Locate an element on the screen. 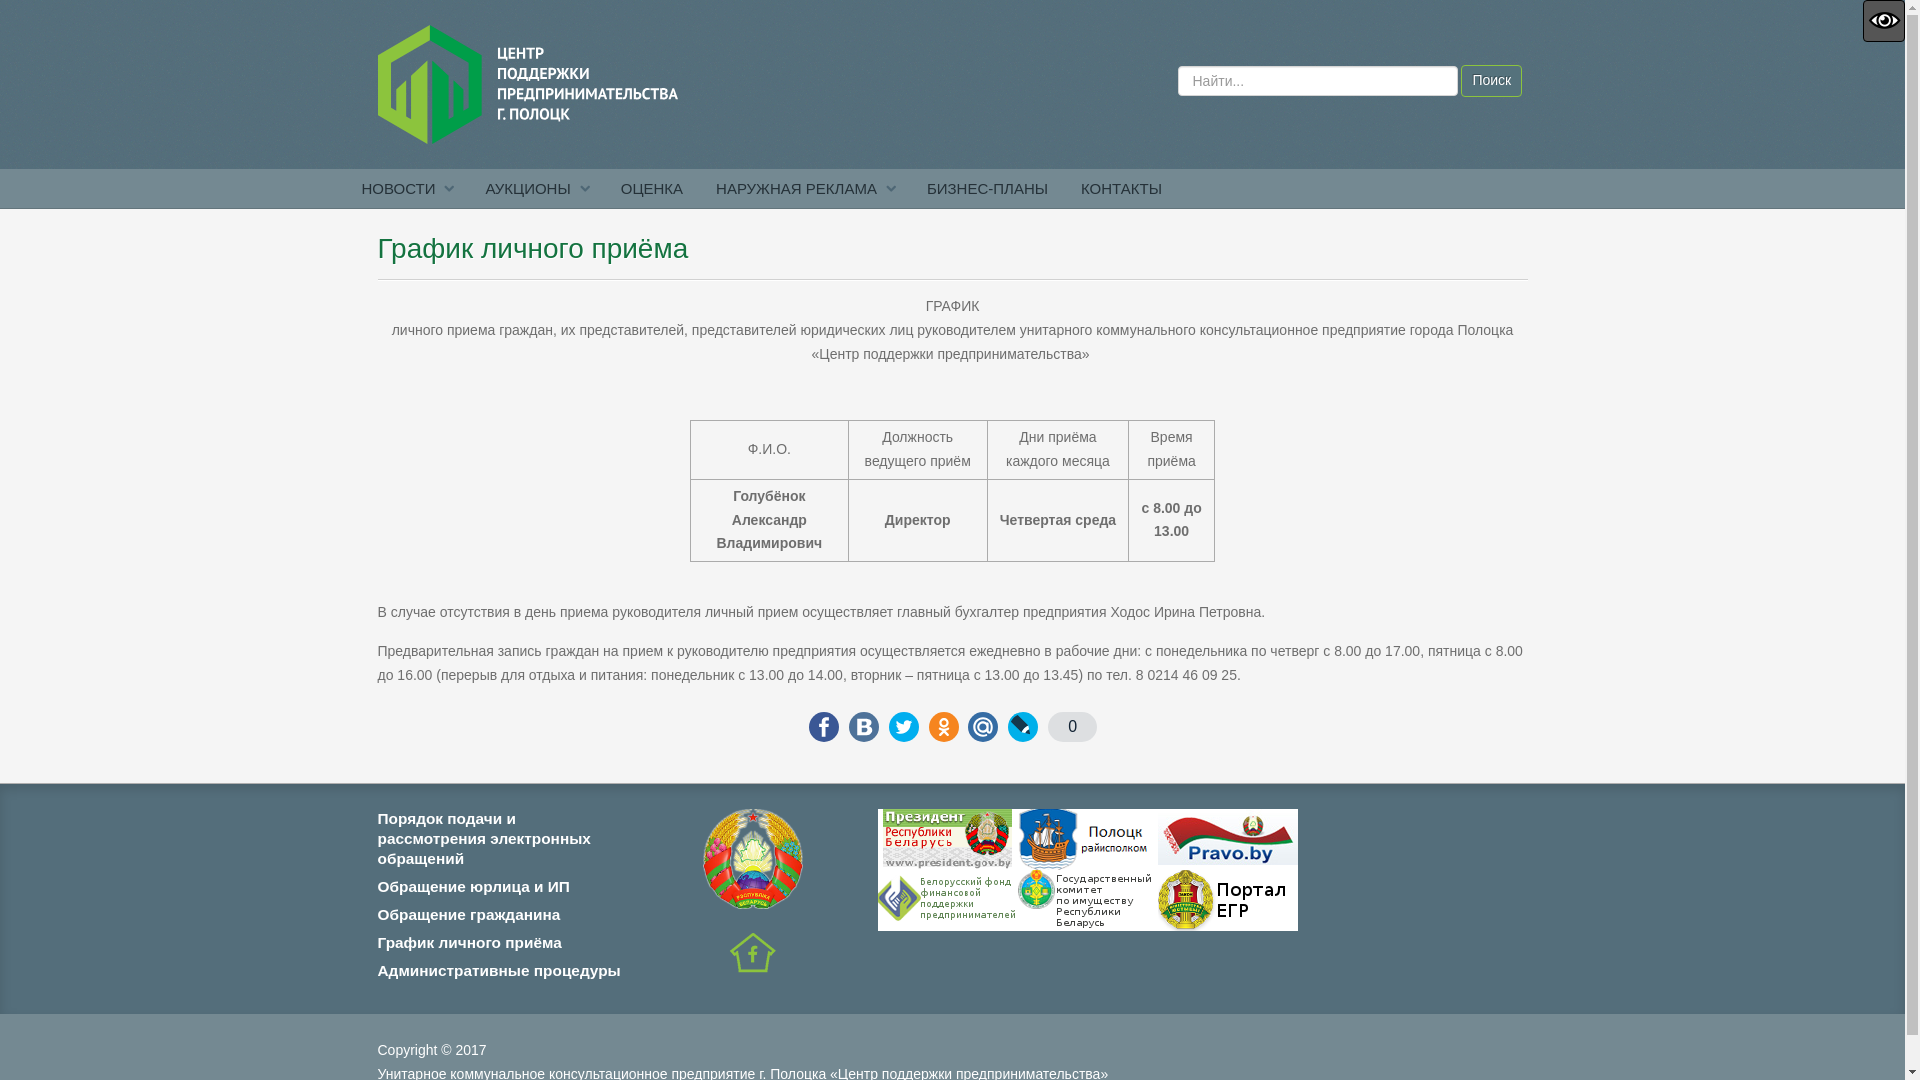 Image resolution: width=1920 pixels, height=1080 pixels. 'FaceBook' is located at coordinates (824, 726).